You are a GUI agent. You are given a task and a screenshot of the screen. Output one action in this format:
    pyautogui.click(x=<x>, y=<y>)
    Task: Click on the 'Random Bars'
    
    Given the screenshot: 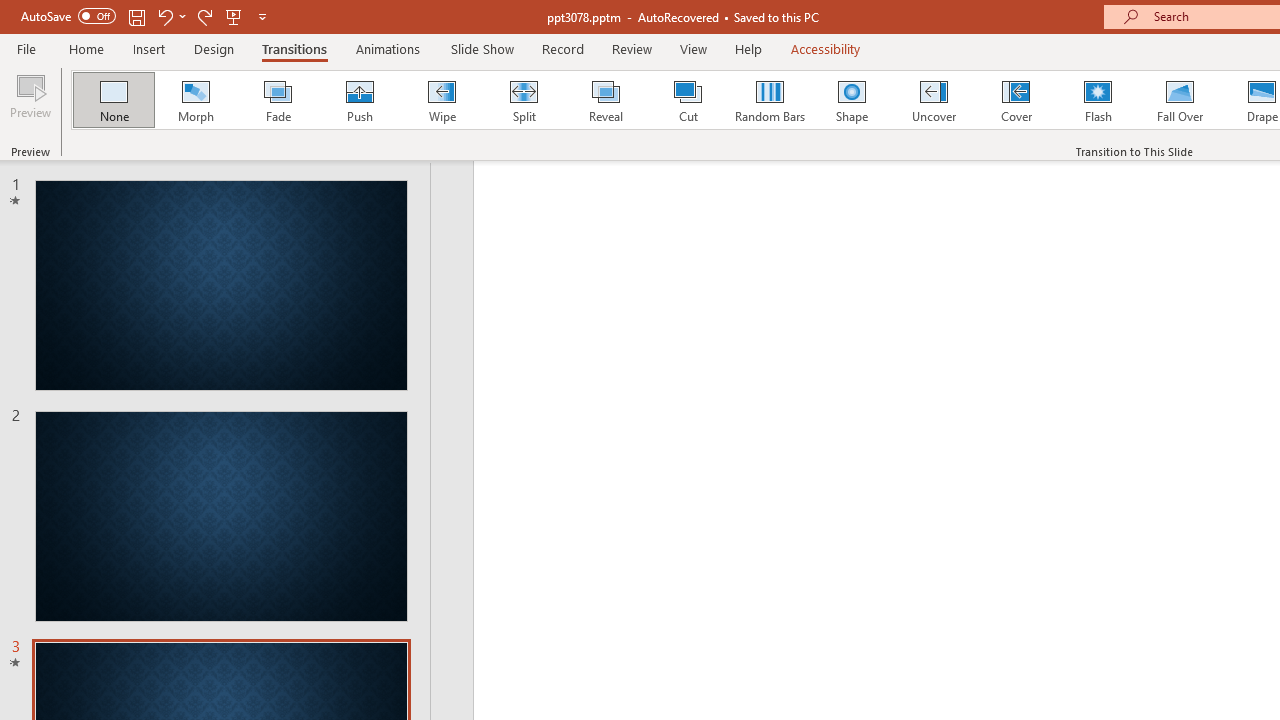 What is the action you would take?
    pyautogui.click(x=769, y=100)
    